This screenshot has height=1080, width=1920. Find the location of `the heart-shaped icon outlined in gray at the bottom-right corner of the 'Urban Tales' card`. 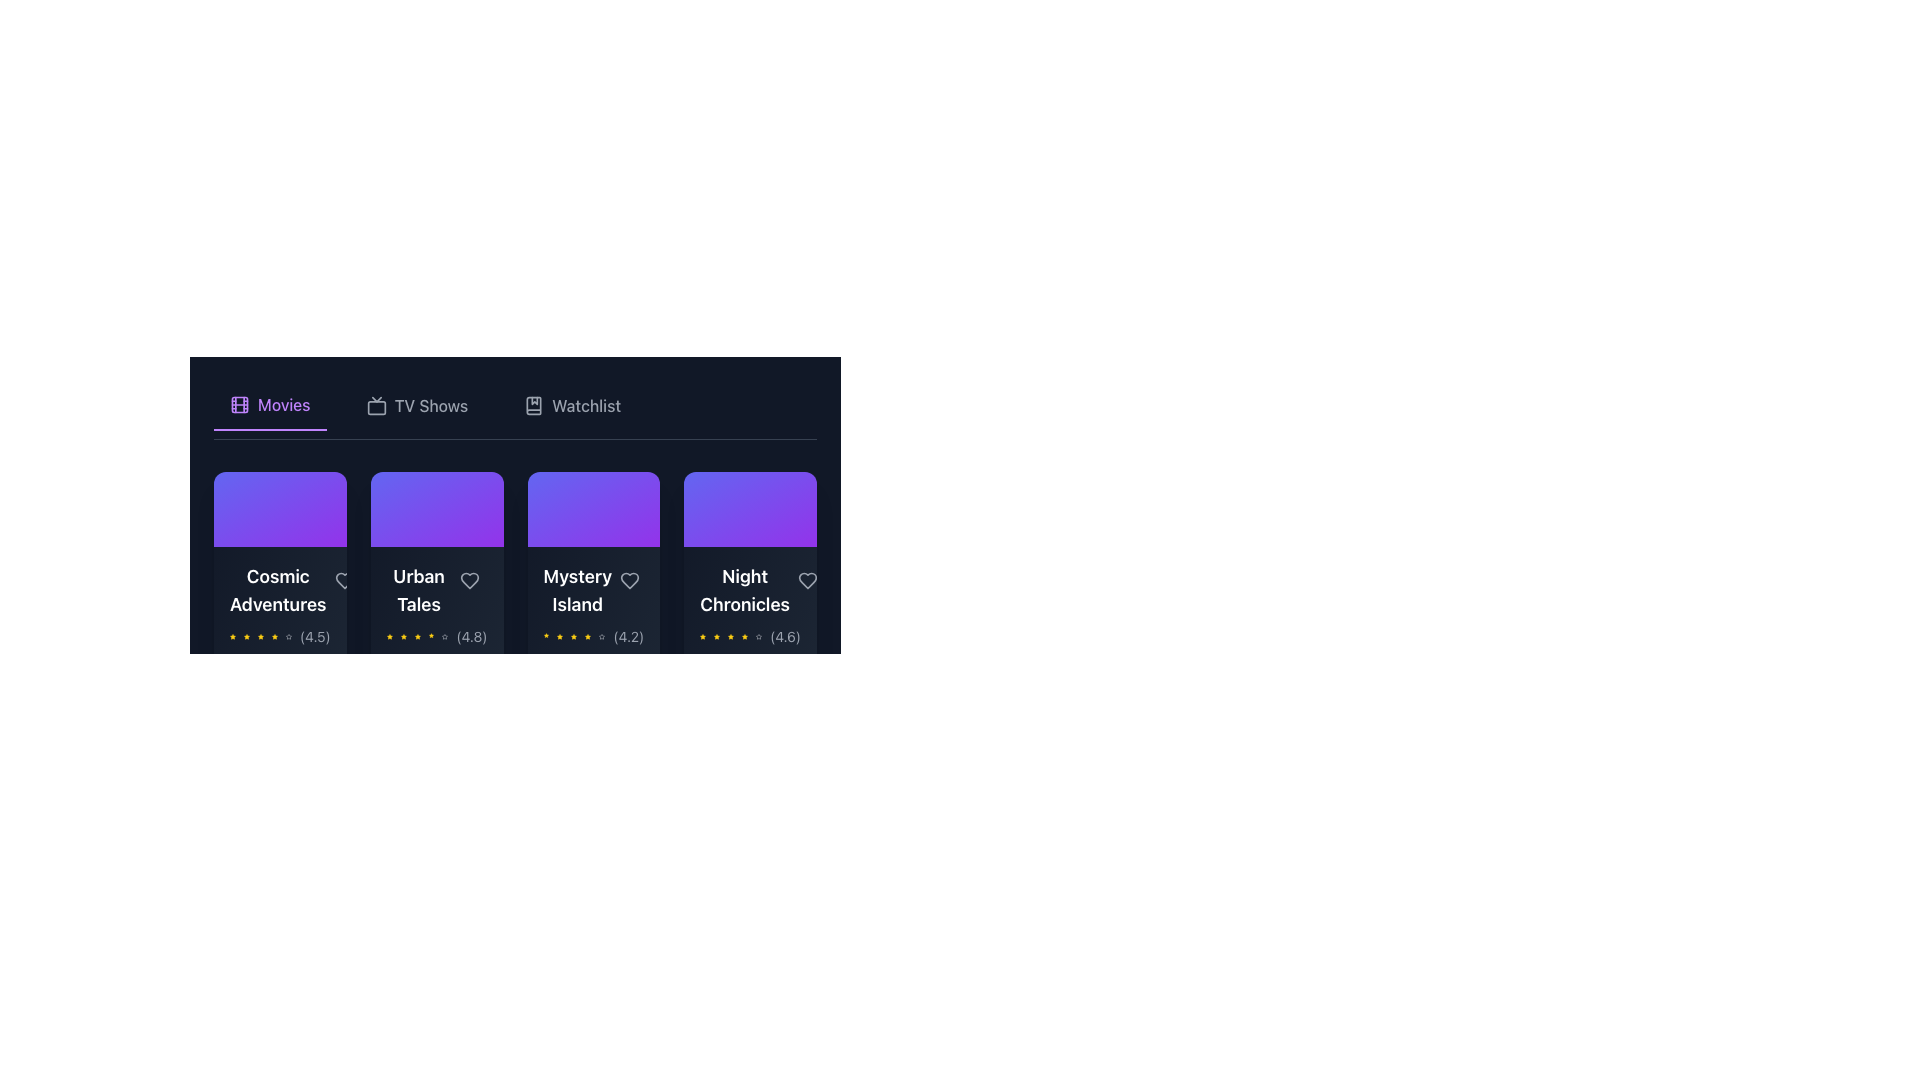

the heart-shaped icon outlined in gray at the bottom-right corner of the 'Urban Tales' card is located at coordinates (468, 580).